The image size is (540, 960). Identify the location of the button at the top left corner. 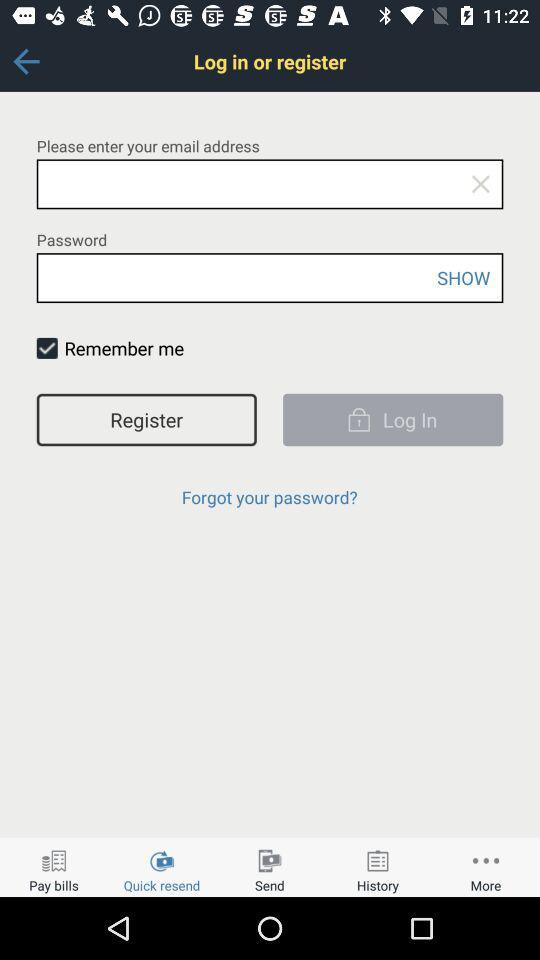
(25, 61).